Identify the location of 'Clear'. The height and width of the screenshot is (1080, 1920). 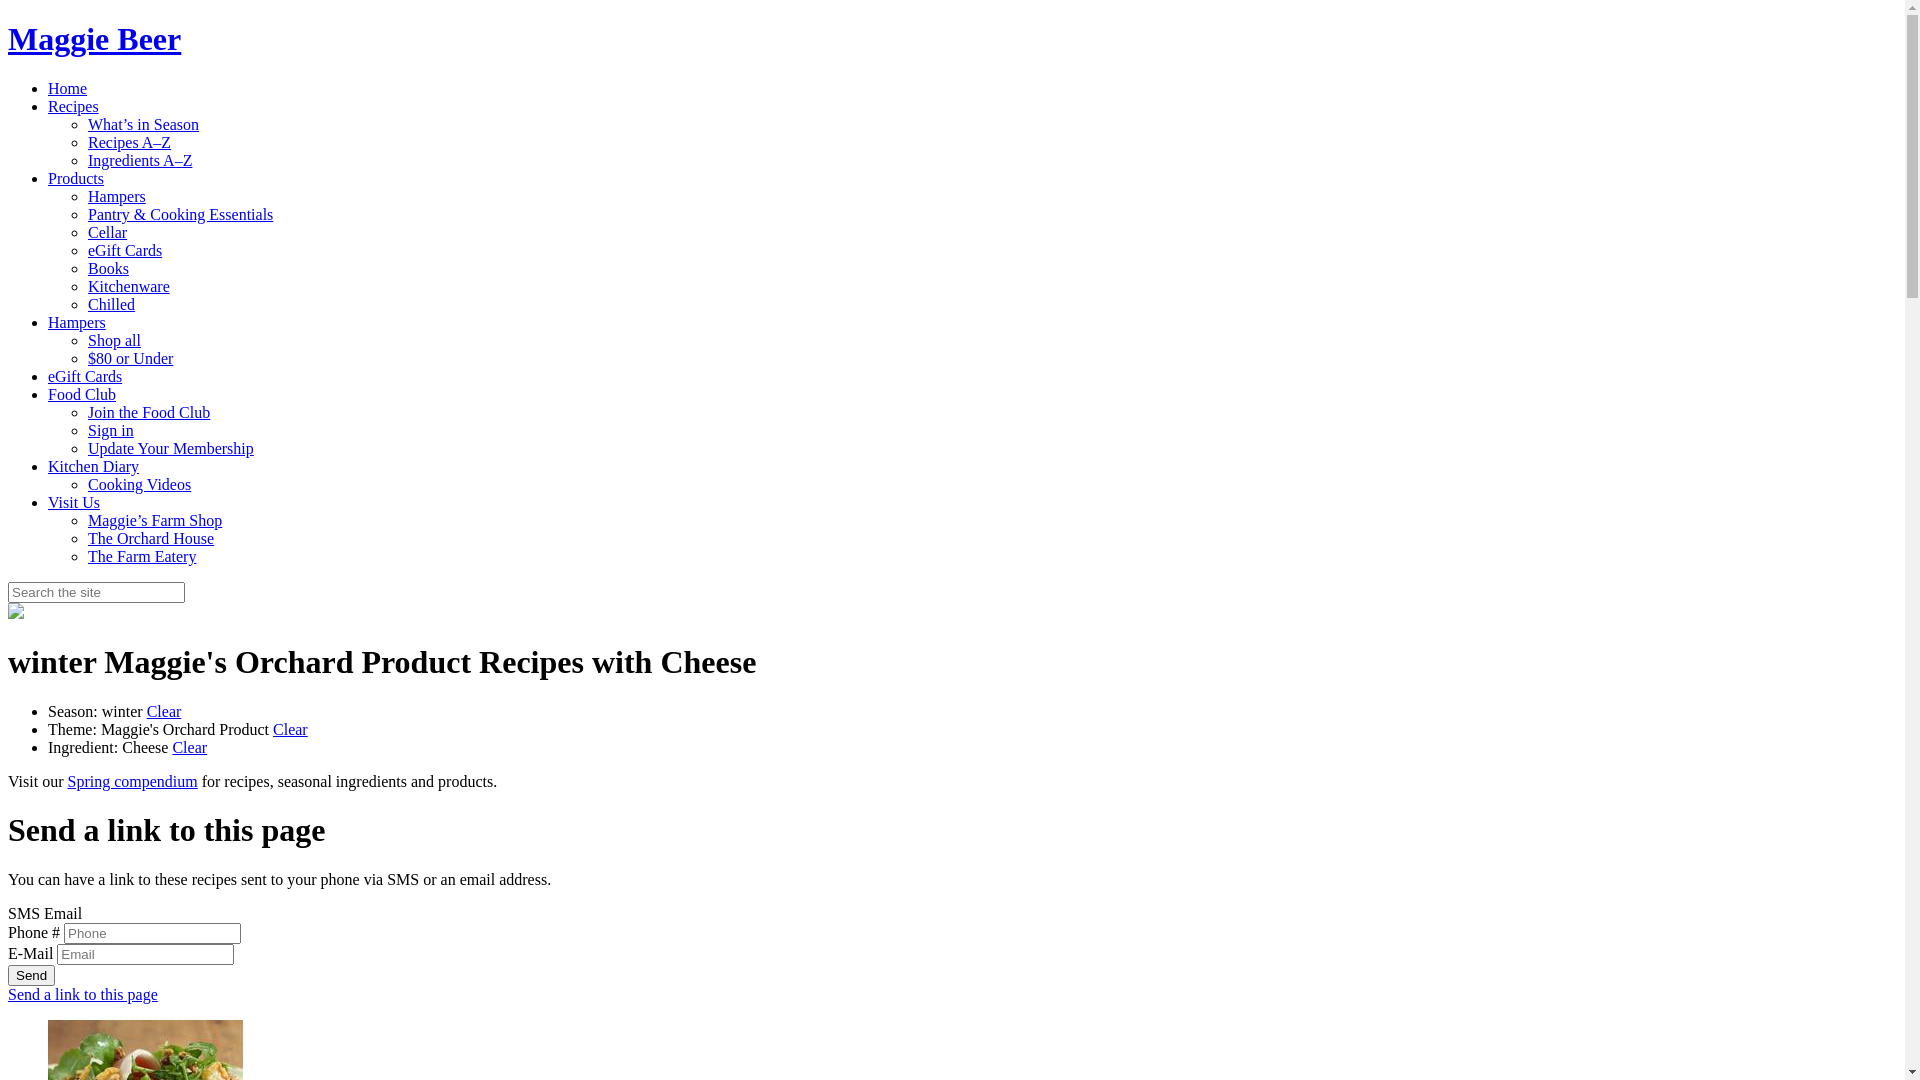
(164, 710).